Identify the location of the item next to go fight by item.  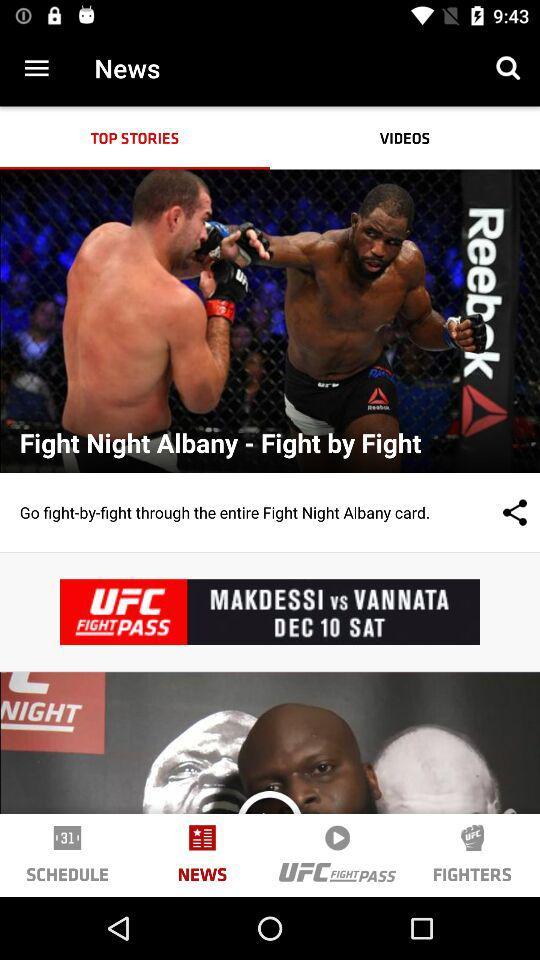
(494, 511).